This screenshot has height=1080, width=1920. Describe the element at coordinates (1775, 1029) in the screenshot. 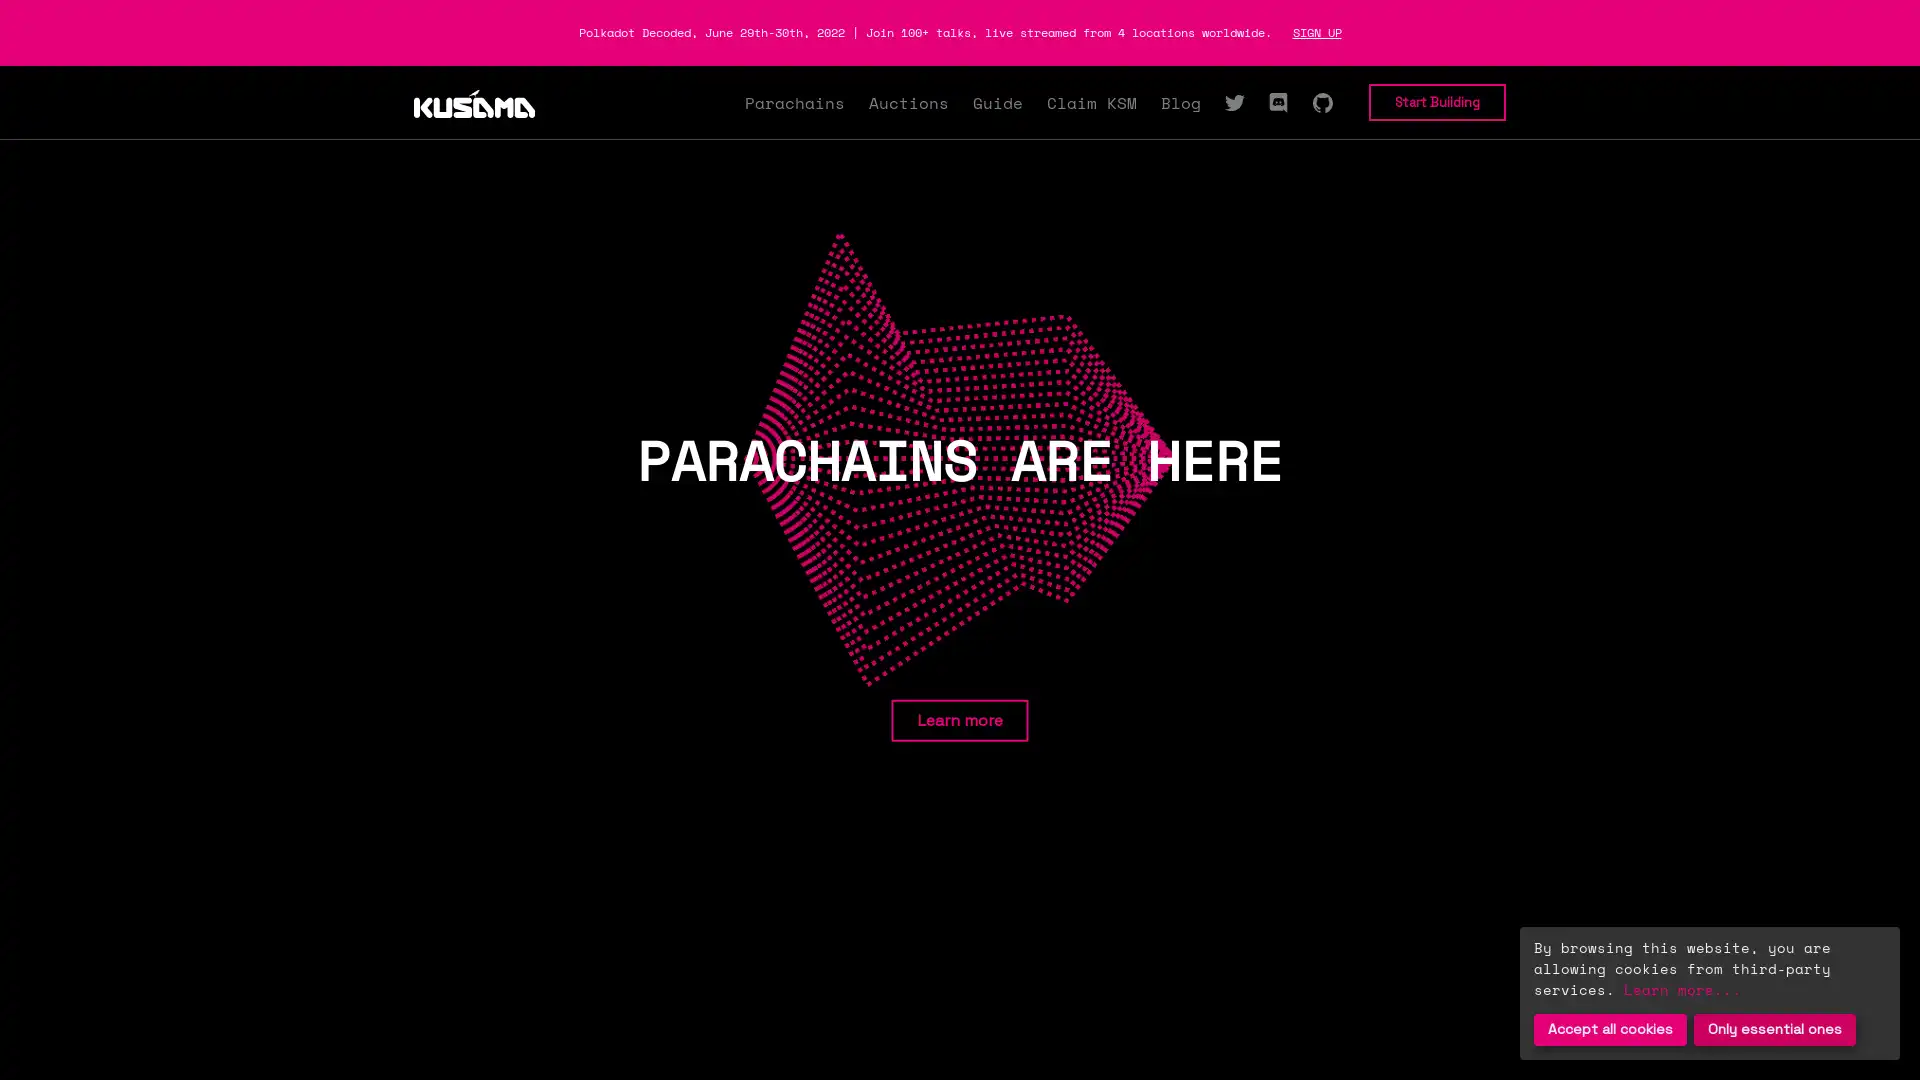

I see `Only essential ones` at that location.